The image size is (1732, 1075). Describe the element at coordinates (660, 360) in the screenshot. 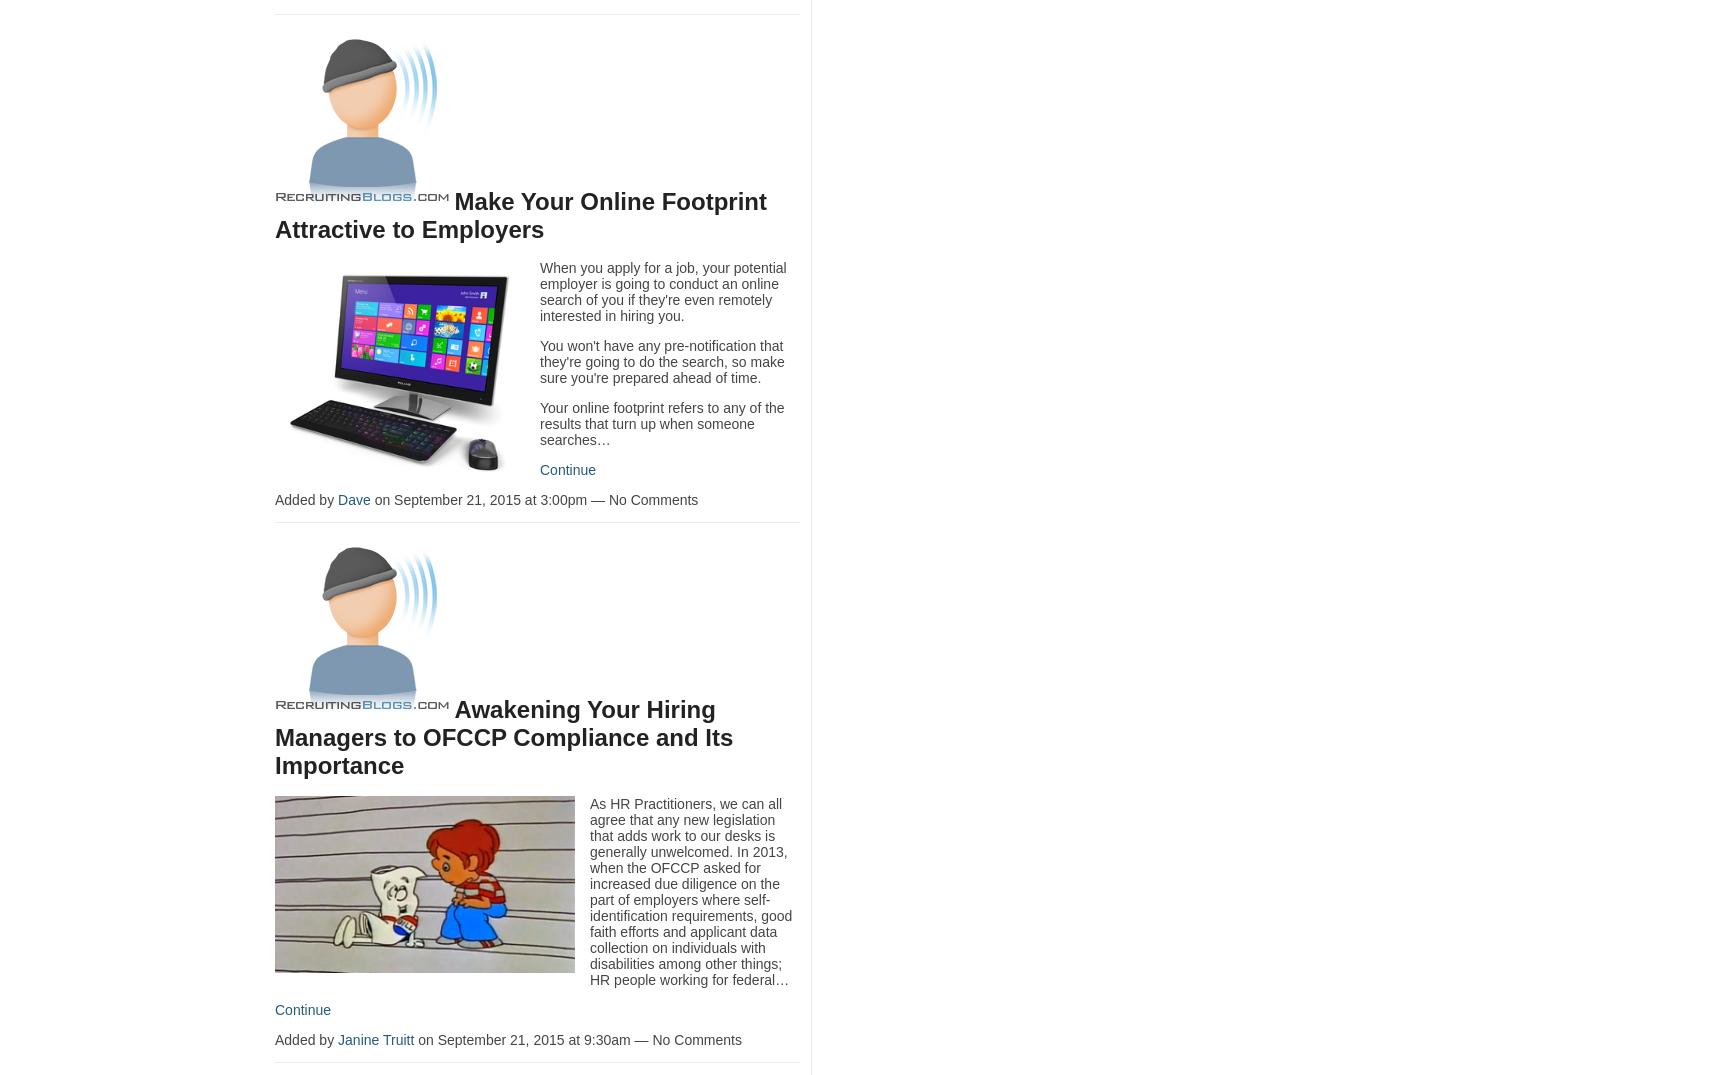

I see `'You won't have any pre-notification that they're going to do the search, so make sure you're prepared ahead of time.'` at that location.